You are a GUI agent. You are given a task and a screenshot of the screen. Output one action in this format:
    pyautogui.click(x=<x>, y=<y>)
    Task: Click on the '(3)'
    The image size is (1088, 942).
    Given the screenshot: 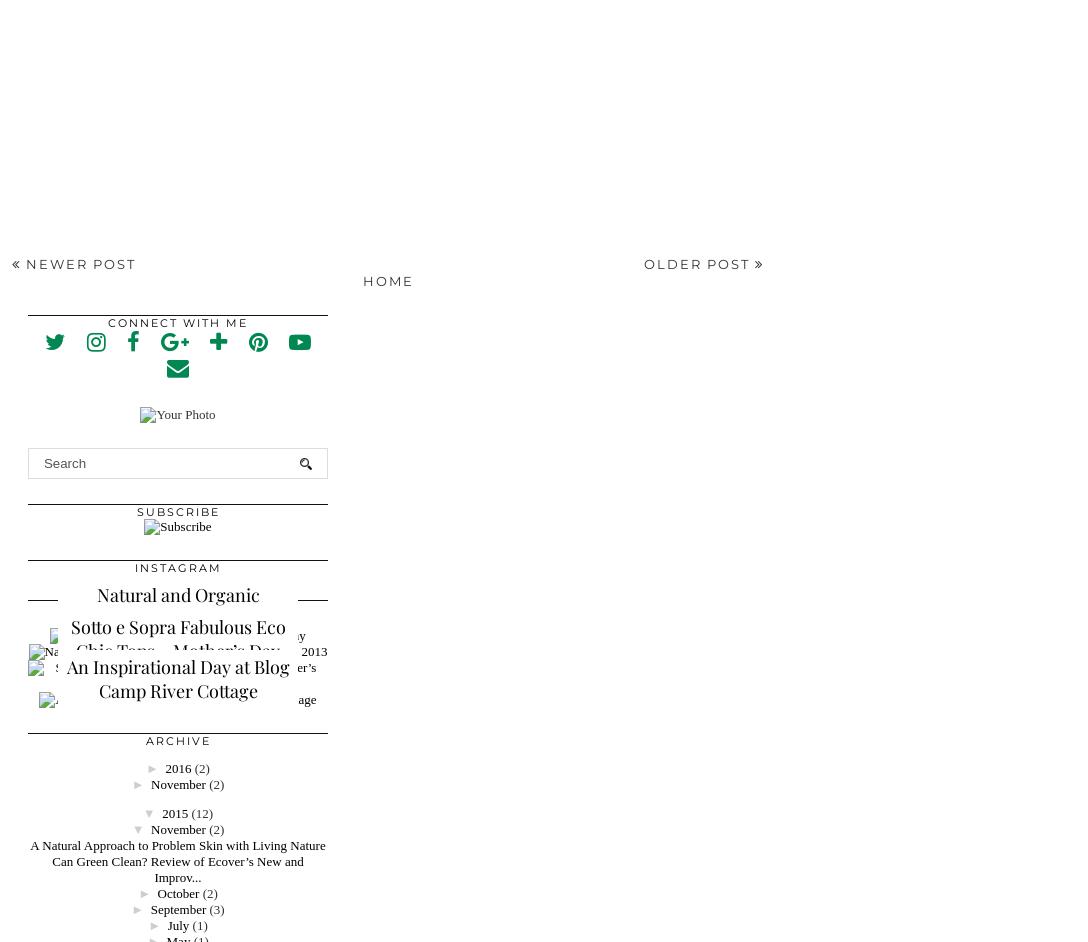 What is the action you would take?
    pyautogui.click(x=208, y=907)
    